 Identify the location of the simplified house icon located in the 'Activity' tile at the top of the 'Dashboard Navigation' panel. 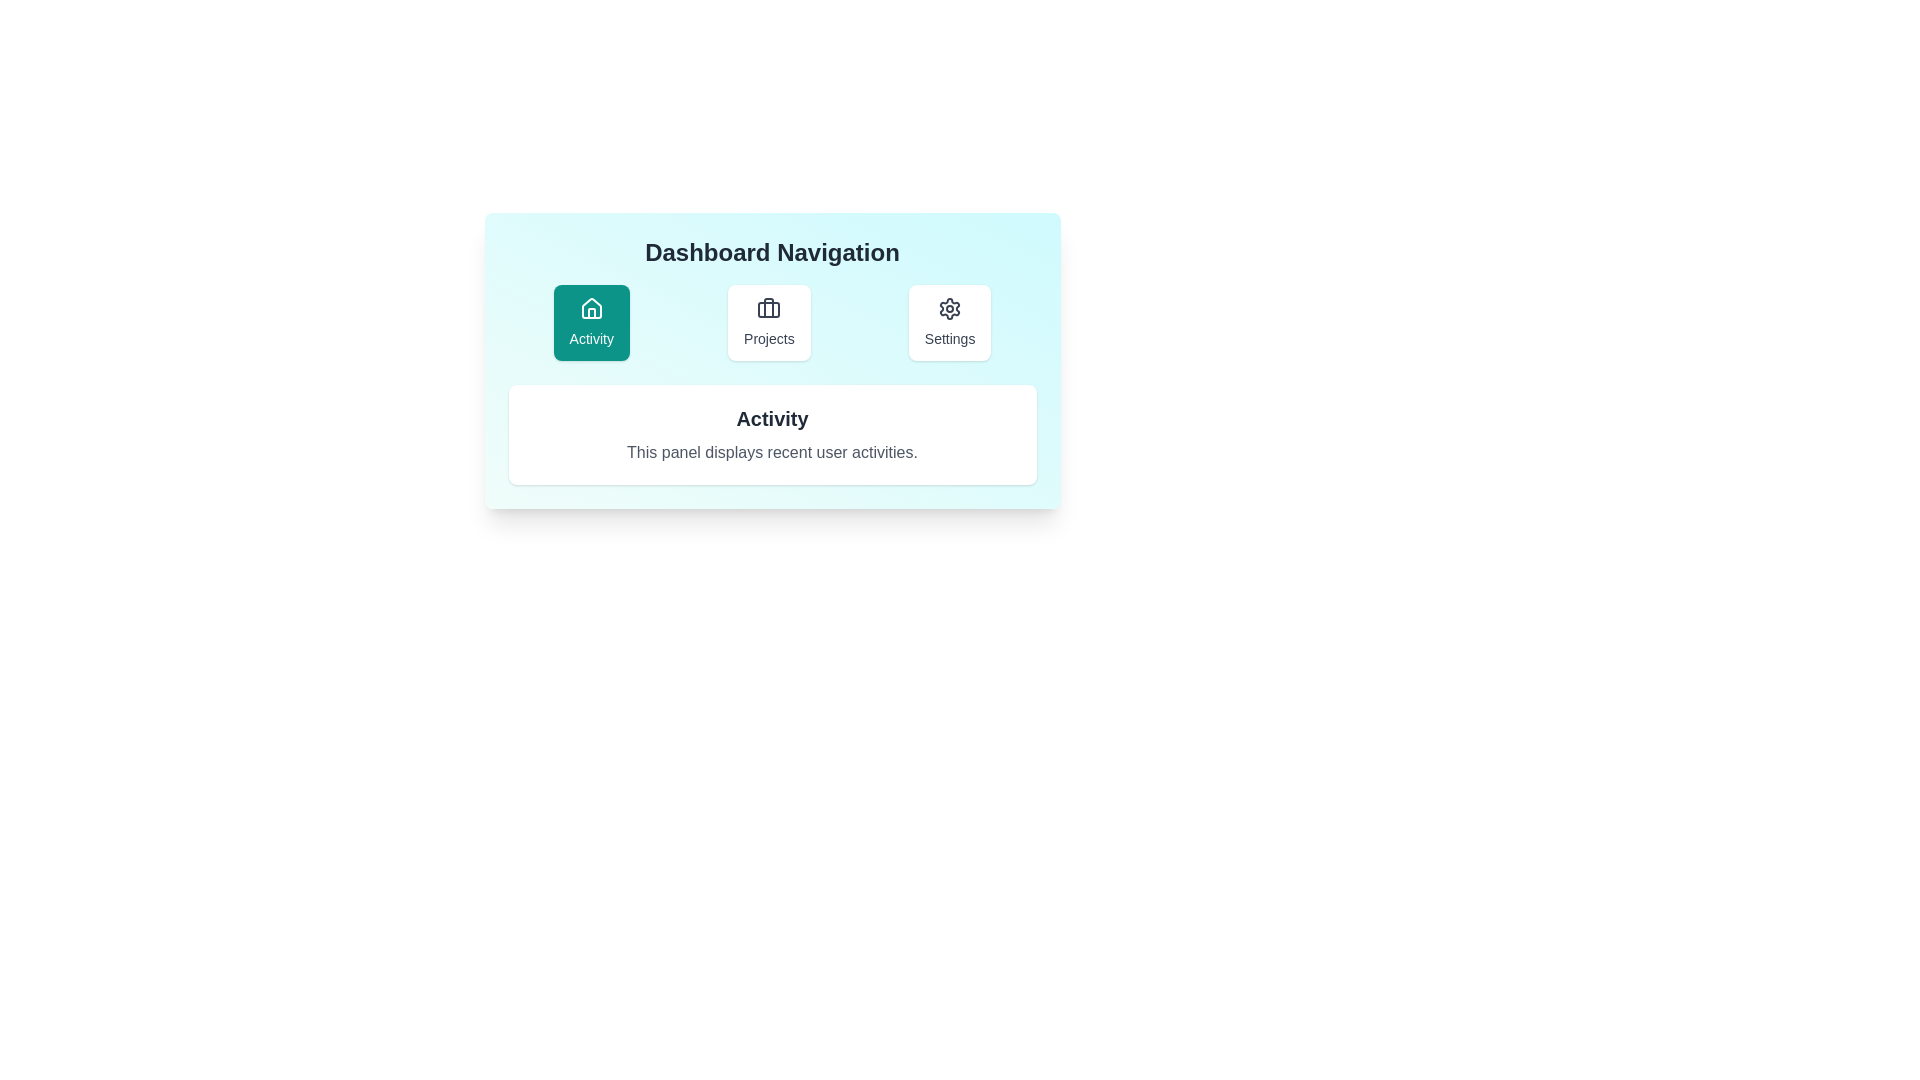
(590, 308).